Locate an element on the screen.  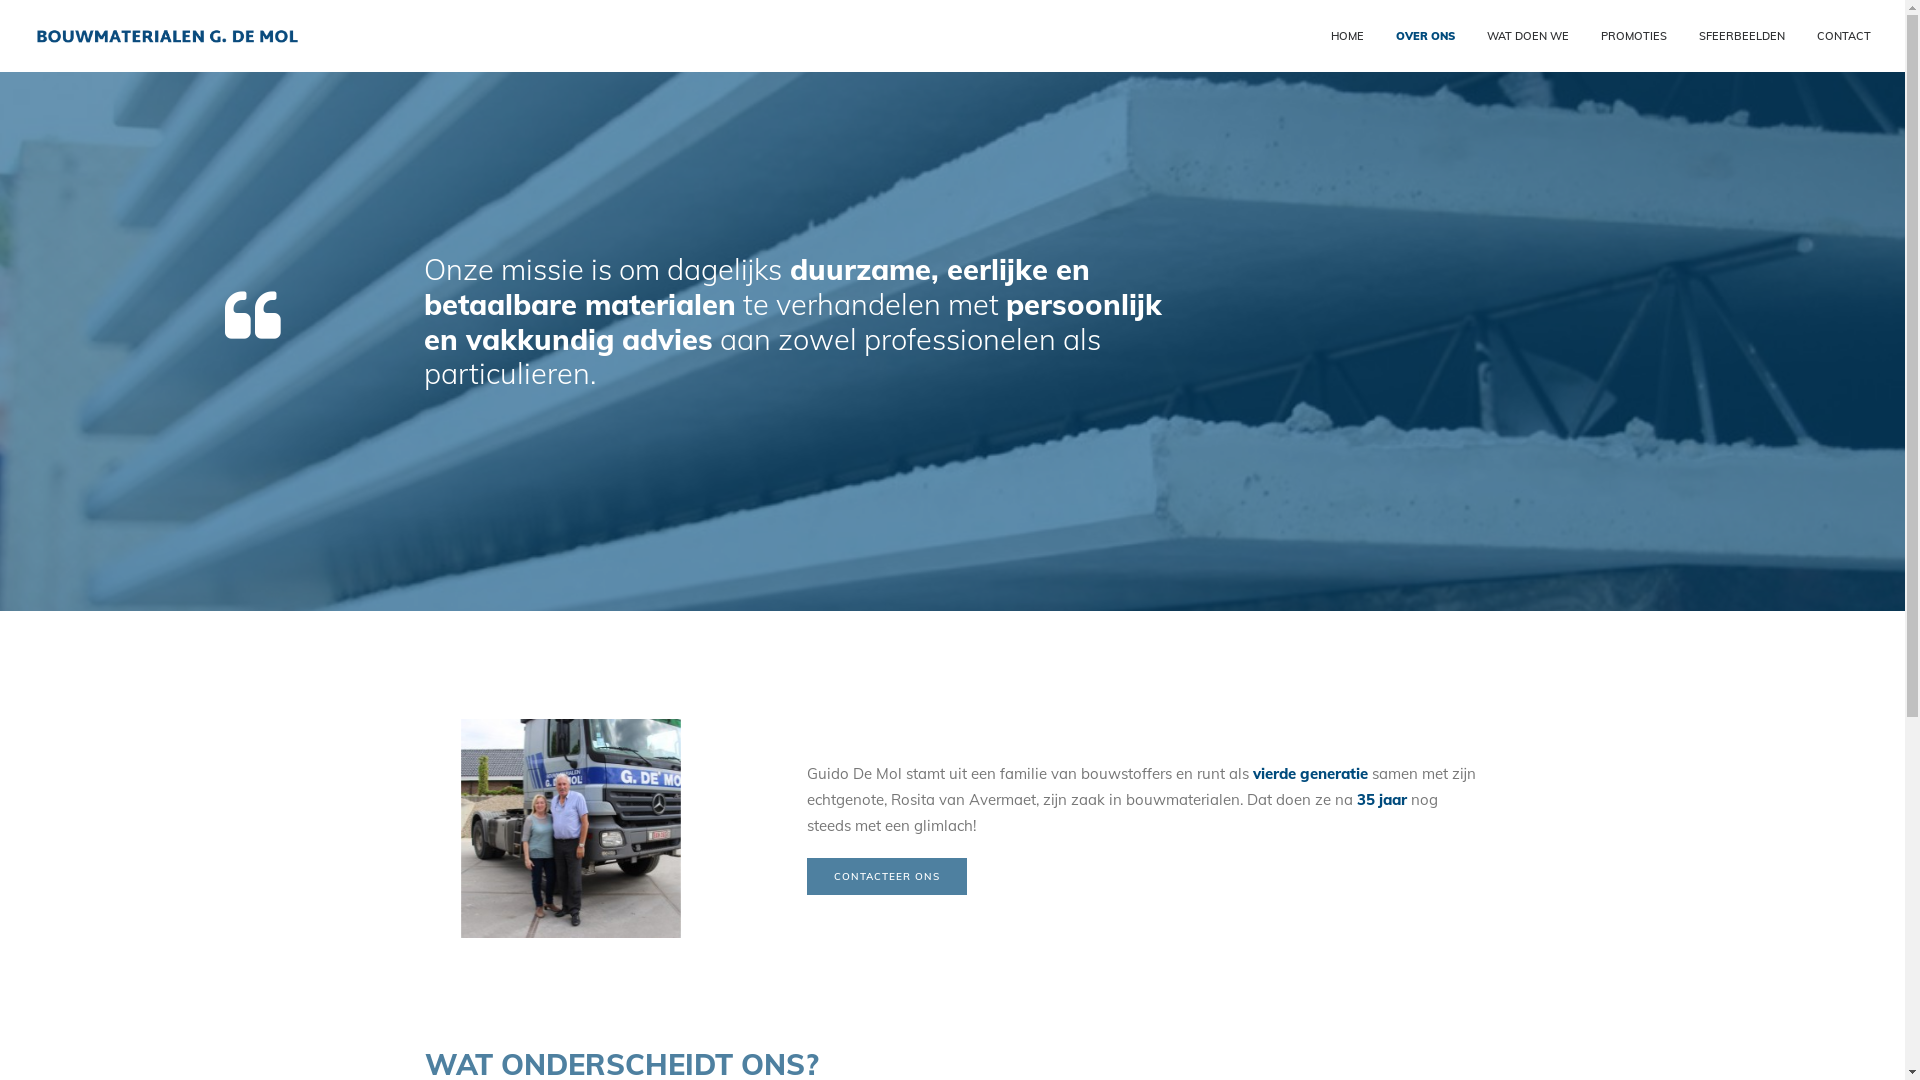
'WAT DOEN WE' is located at coordinates (1525, 35).